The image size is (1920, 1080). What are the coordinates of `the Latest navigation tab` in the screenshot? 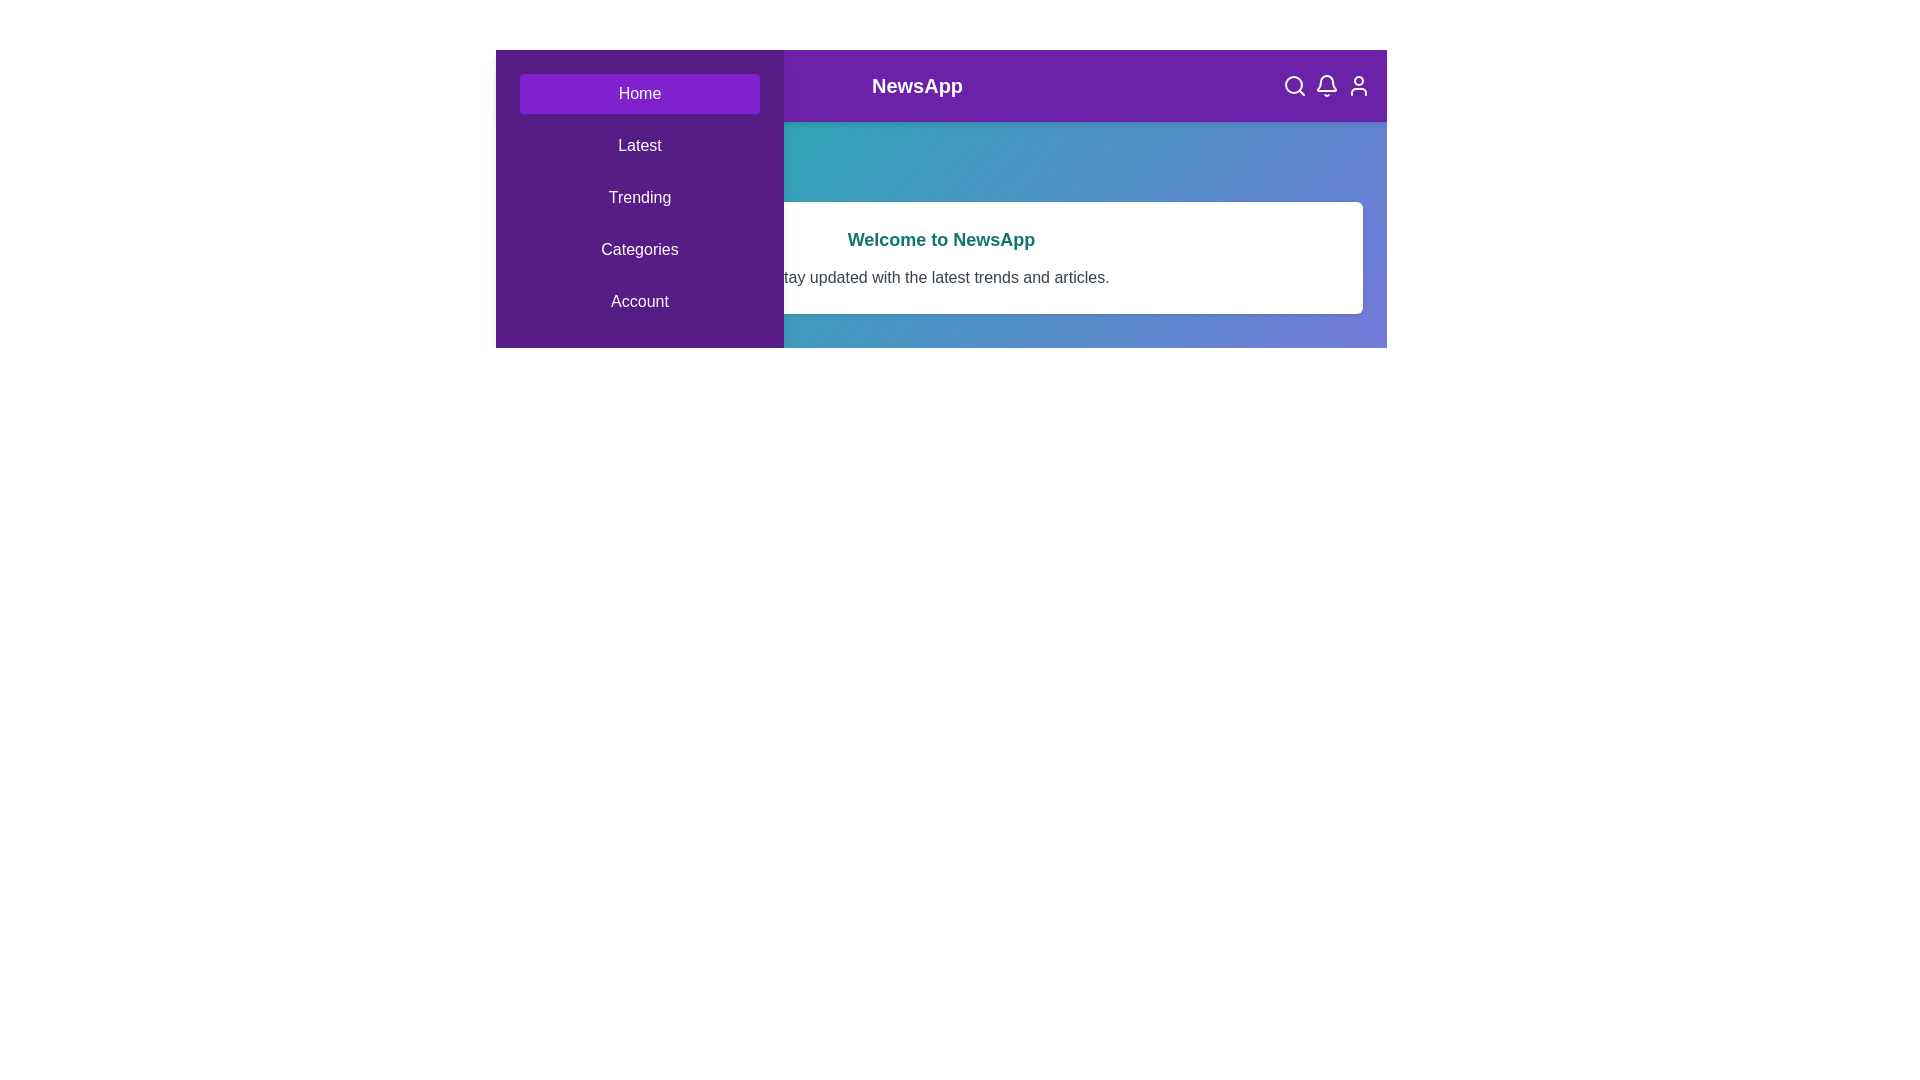 It's located at (638, 145).